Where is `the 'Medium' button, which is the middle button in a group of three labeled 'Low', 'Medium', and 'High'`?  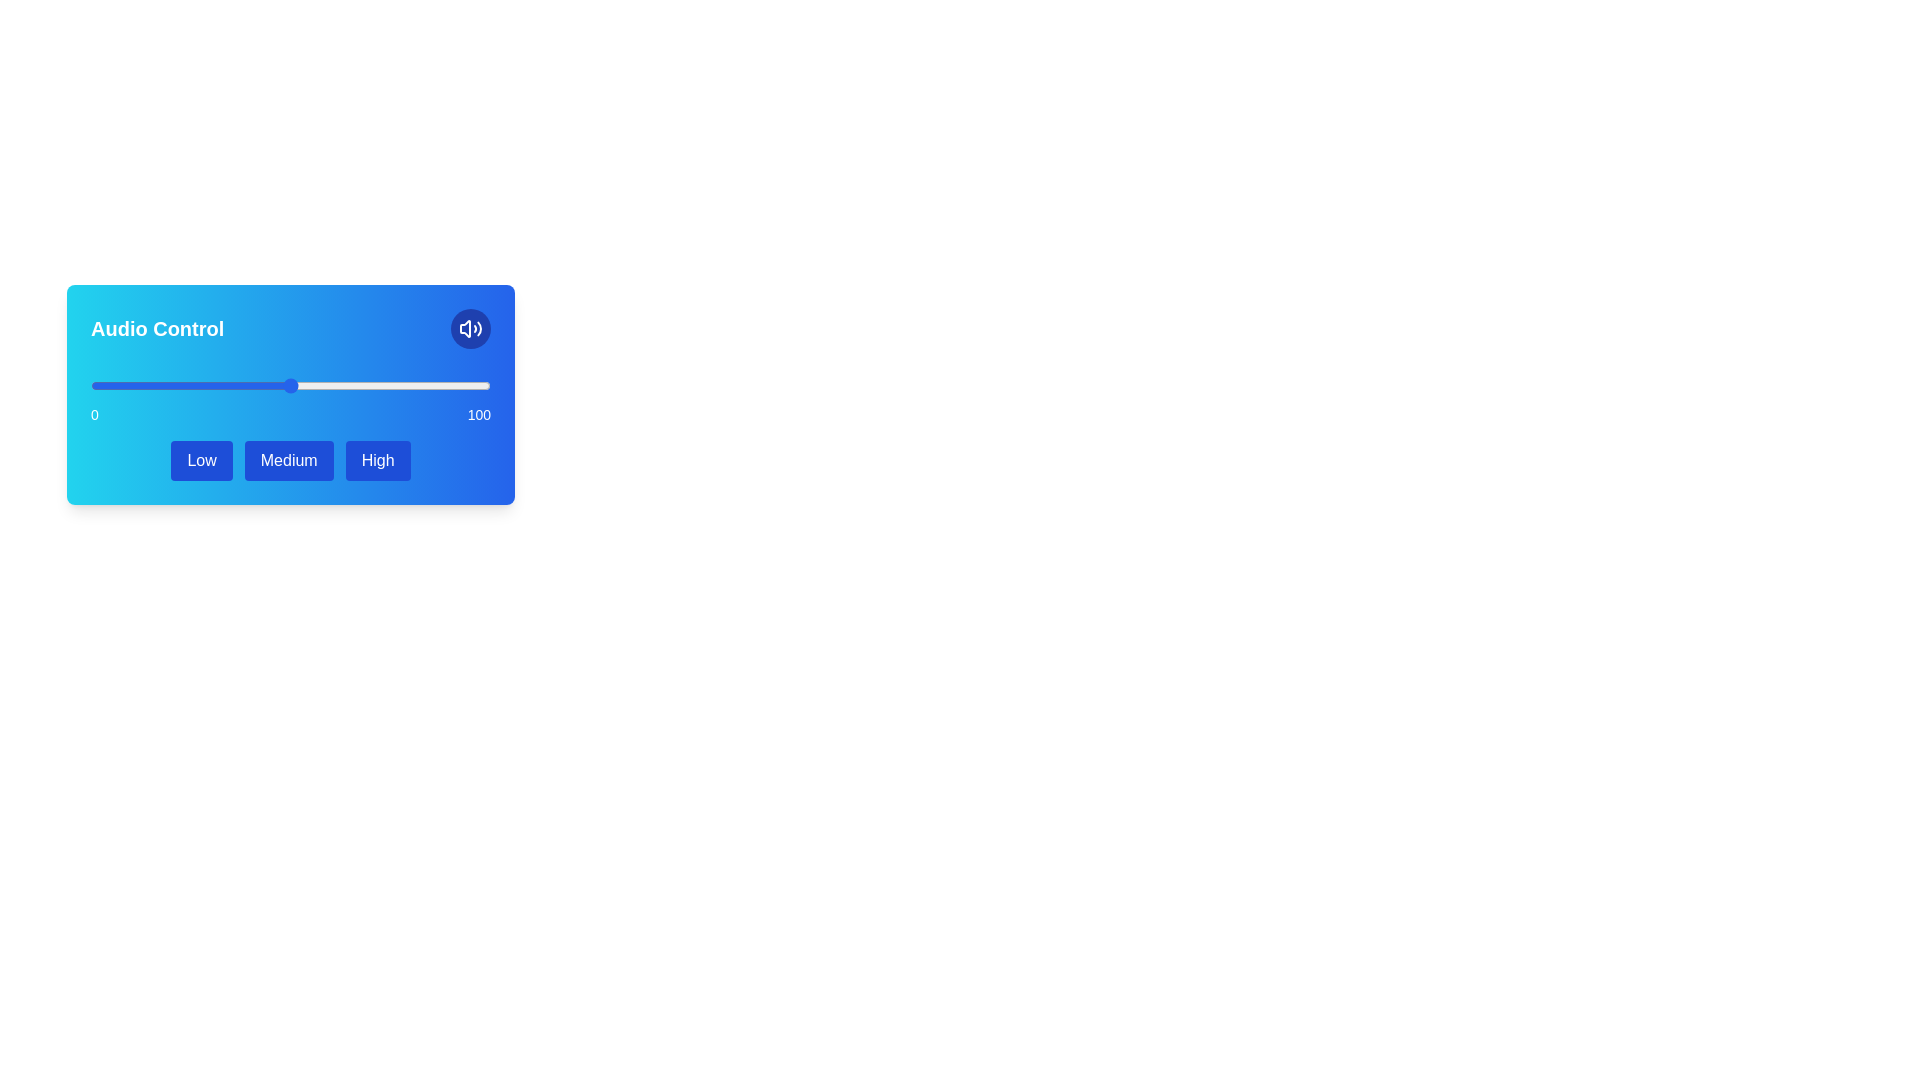 the 'Medium' button, which is the middle button in a group of three labeled 'Low', 'Medium', and 'High' is located at coordinates (288, 461).